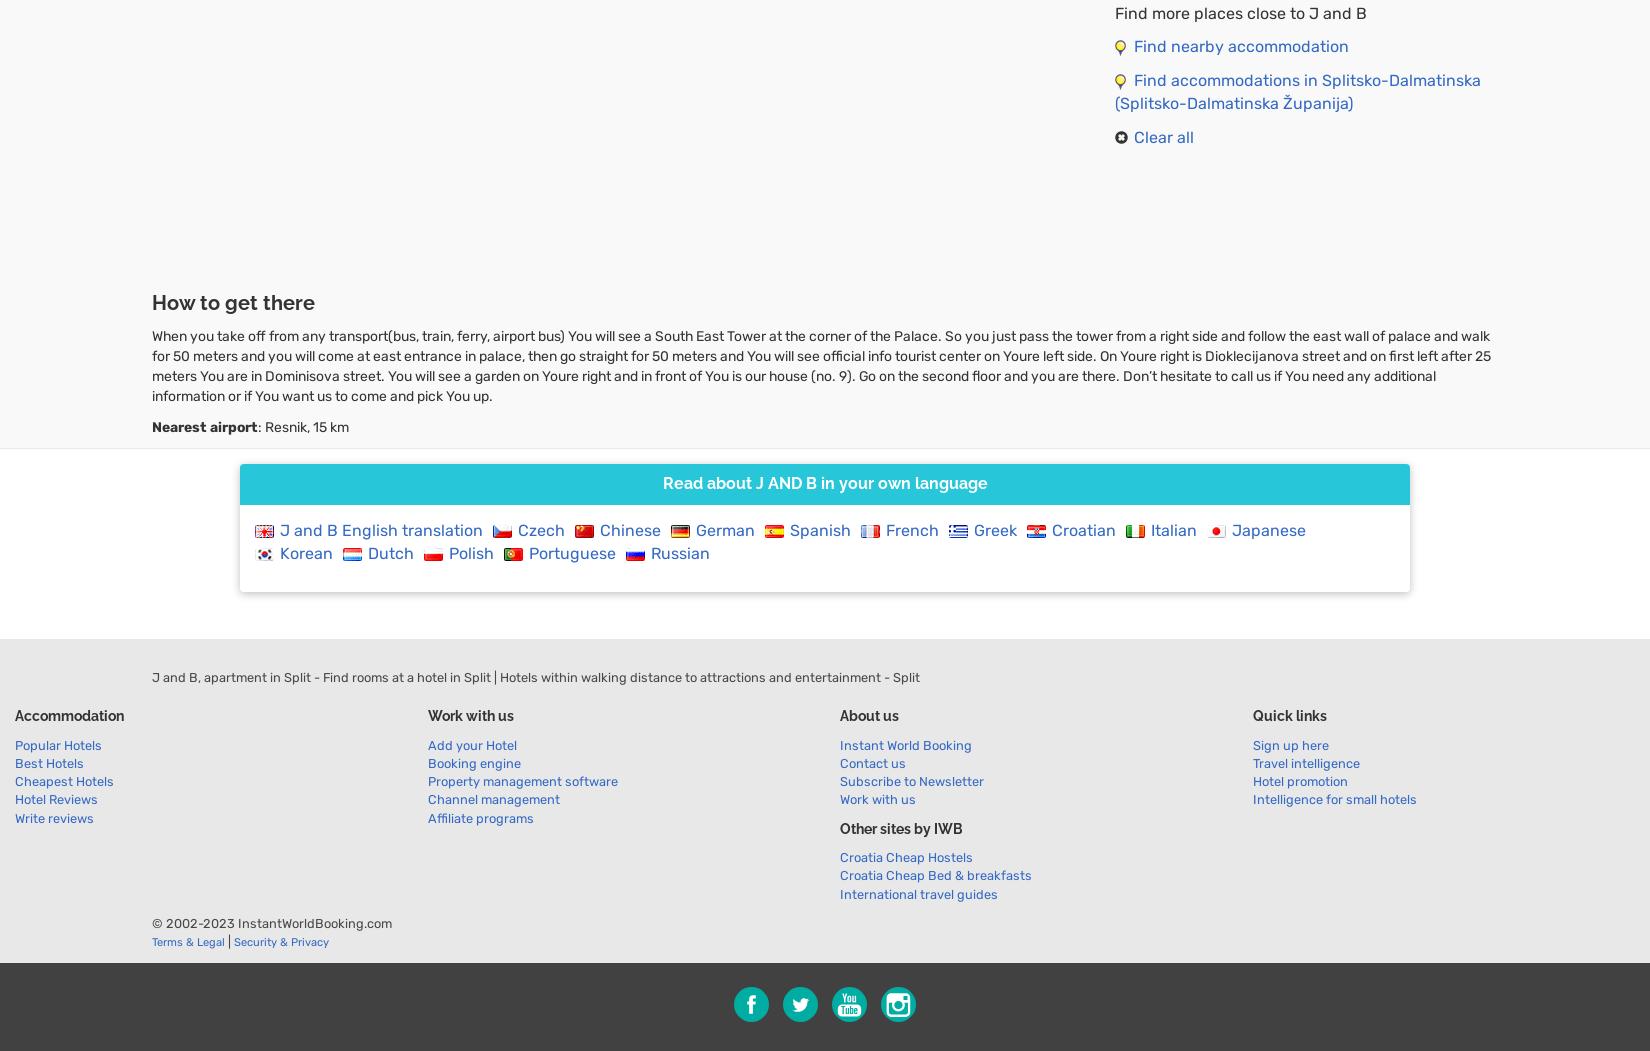 Image resolution: width=1650 pixels, height=1051 pixels. What do you see at coordinates (1052, 529) in the screenshot?
I see `'Croatian'` at bounding box center [1052, 529].